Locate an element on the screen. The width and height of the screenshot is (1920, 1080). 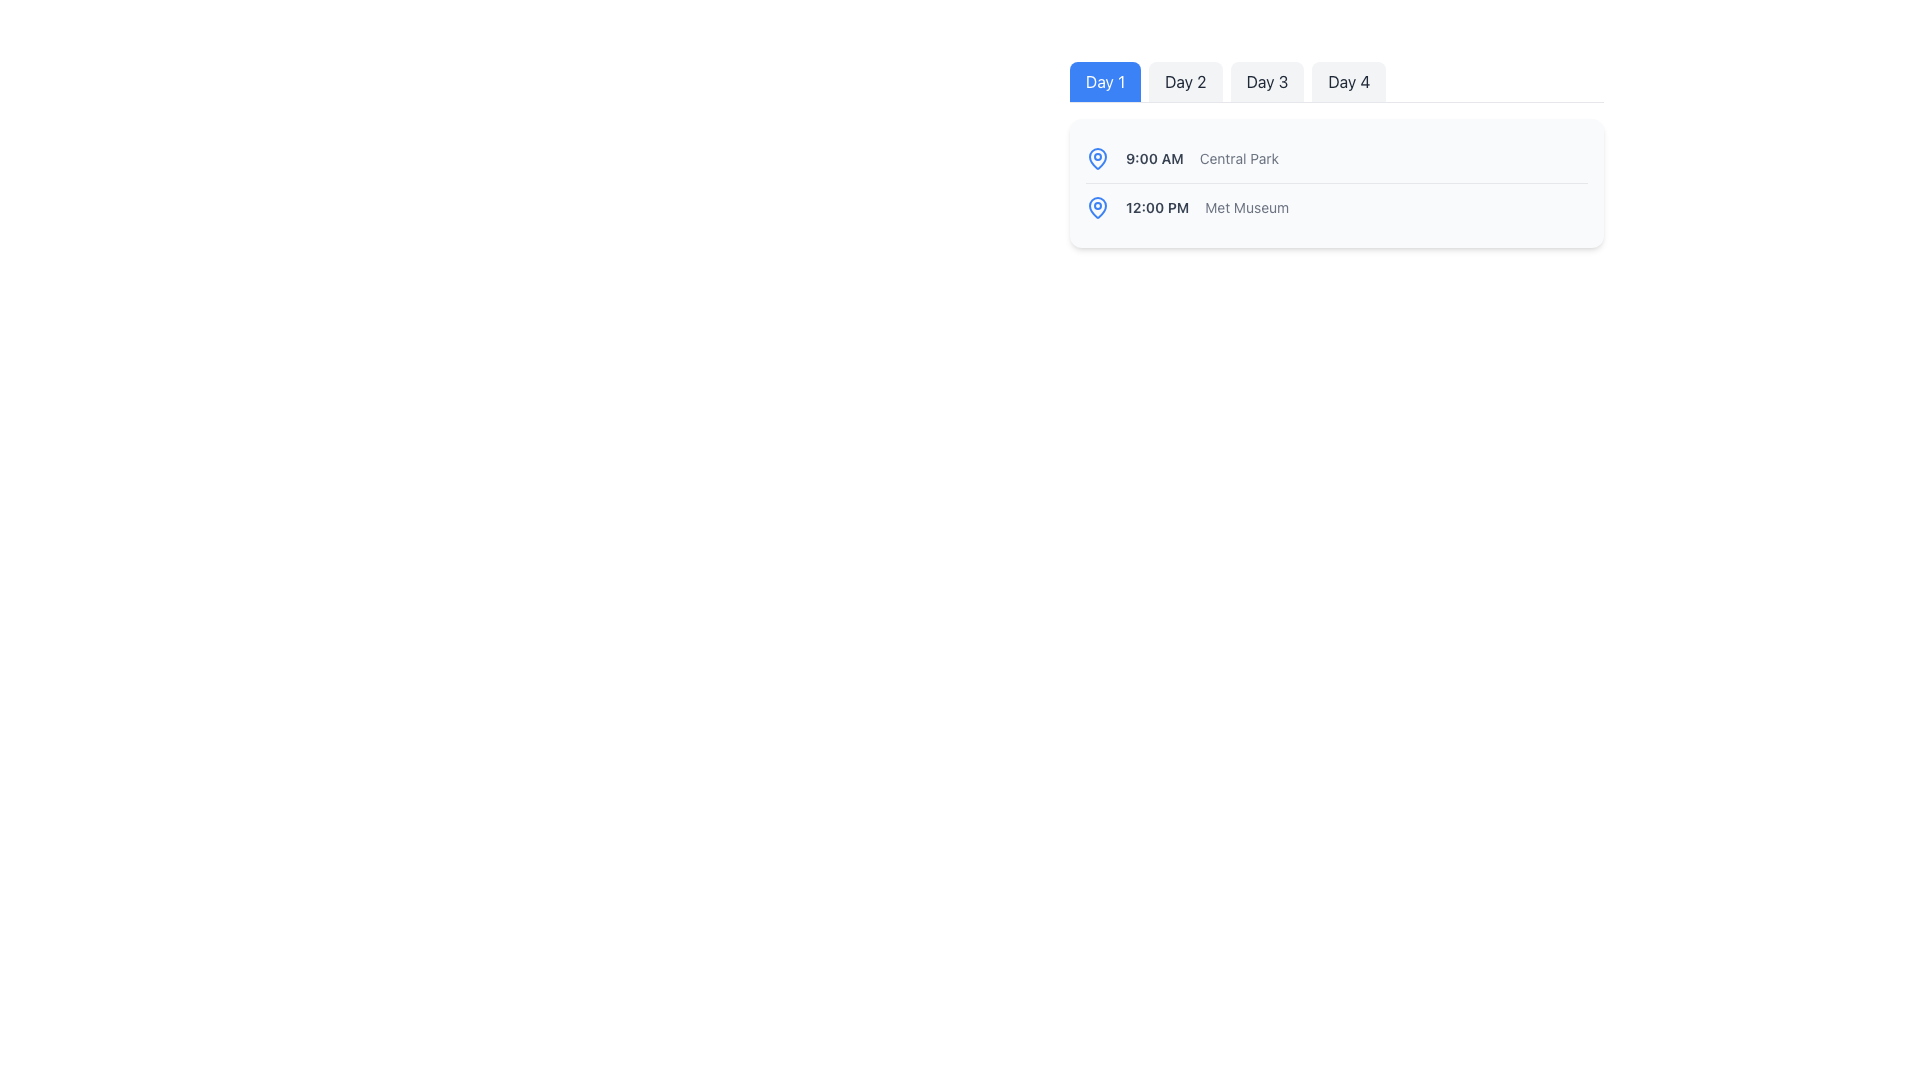
the label displaying the time '9:00 AM', which is positioned to the right of a blue location marker and to the left of the text element 'Central Park' is located at coordinates (1154, 157).